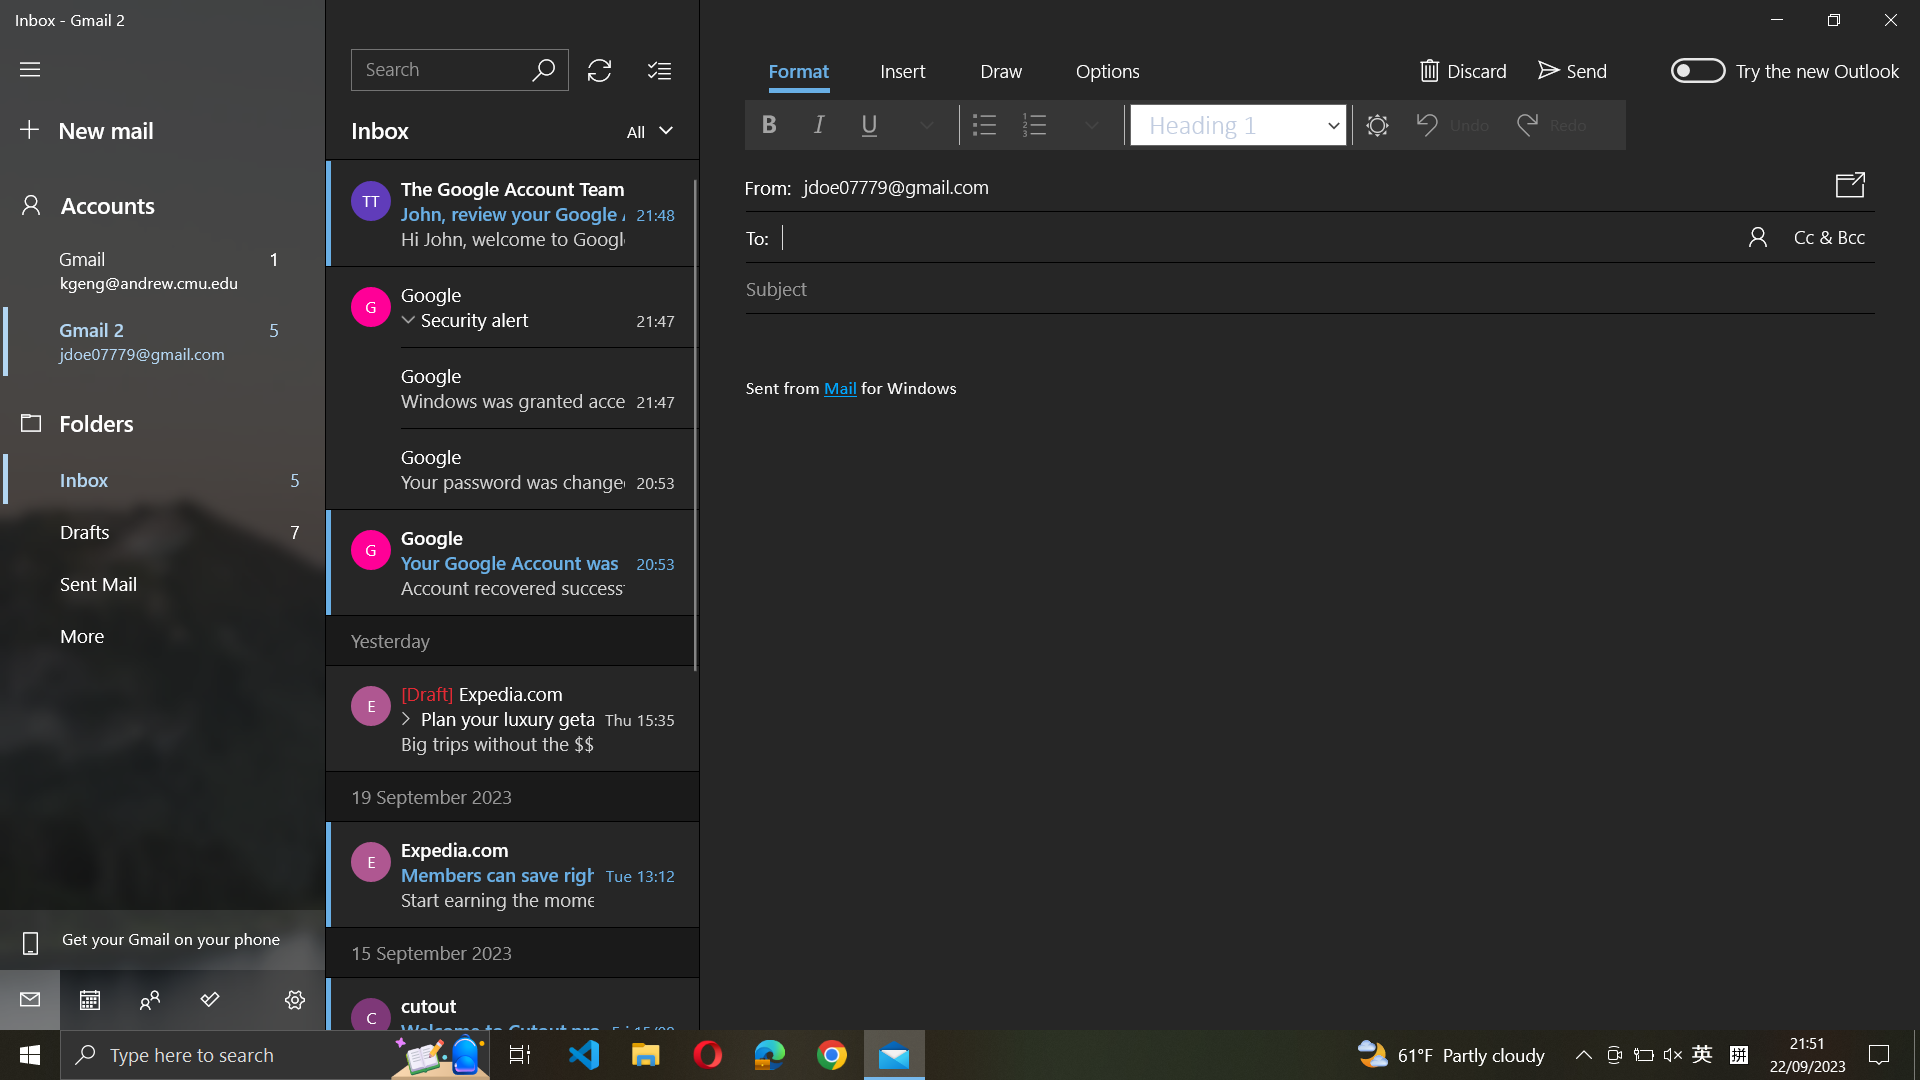  I want to click on Refresh inbox, so click(598, 68).